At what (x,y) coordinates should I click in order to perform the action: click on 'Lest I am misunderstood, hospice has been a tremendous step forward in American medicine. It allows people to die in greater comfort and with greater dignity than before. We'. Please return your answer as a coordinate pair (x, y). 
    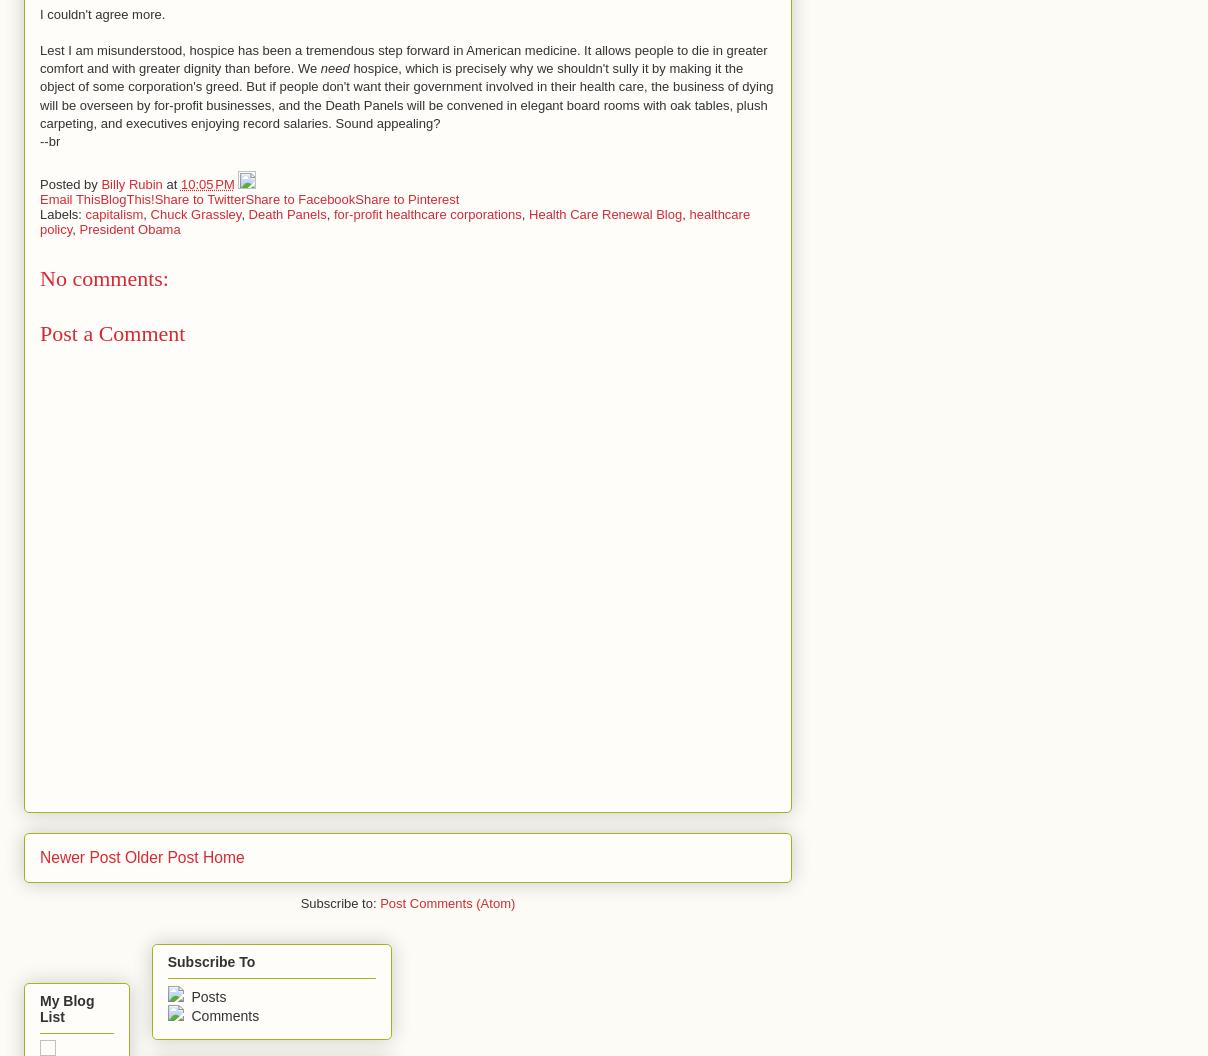
    Looking at the image, I should click on (402, 59).